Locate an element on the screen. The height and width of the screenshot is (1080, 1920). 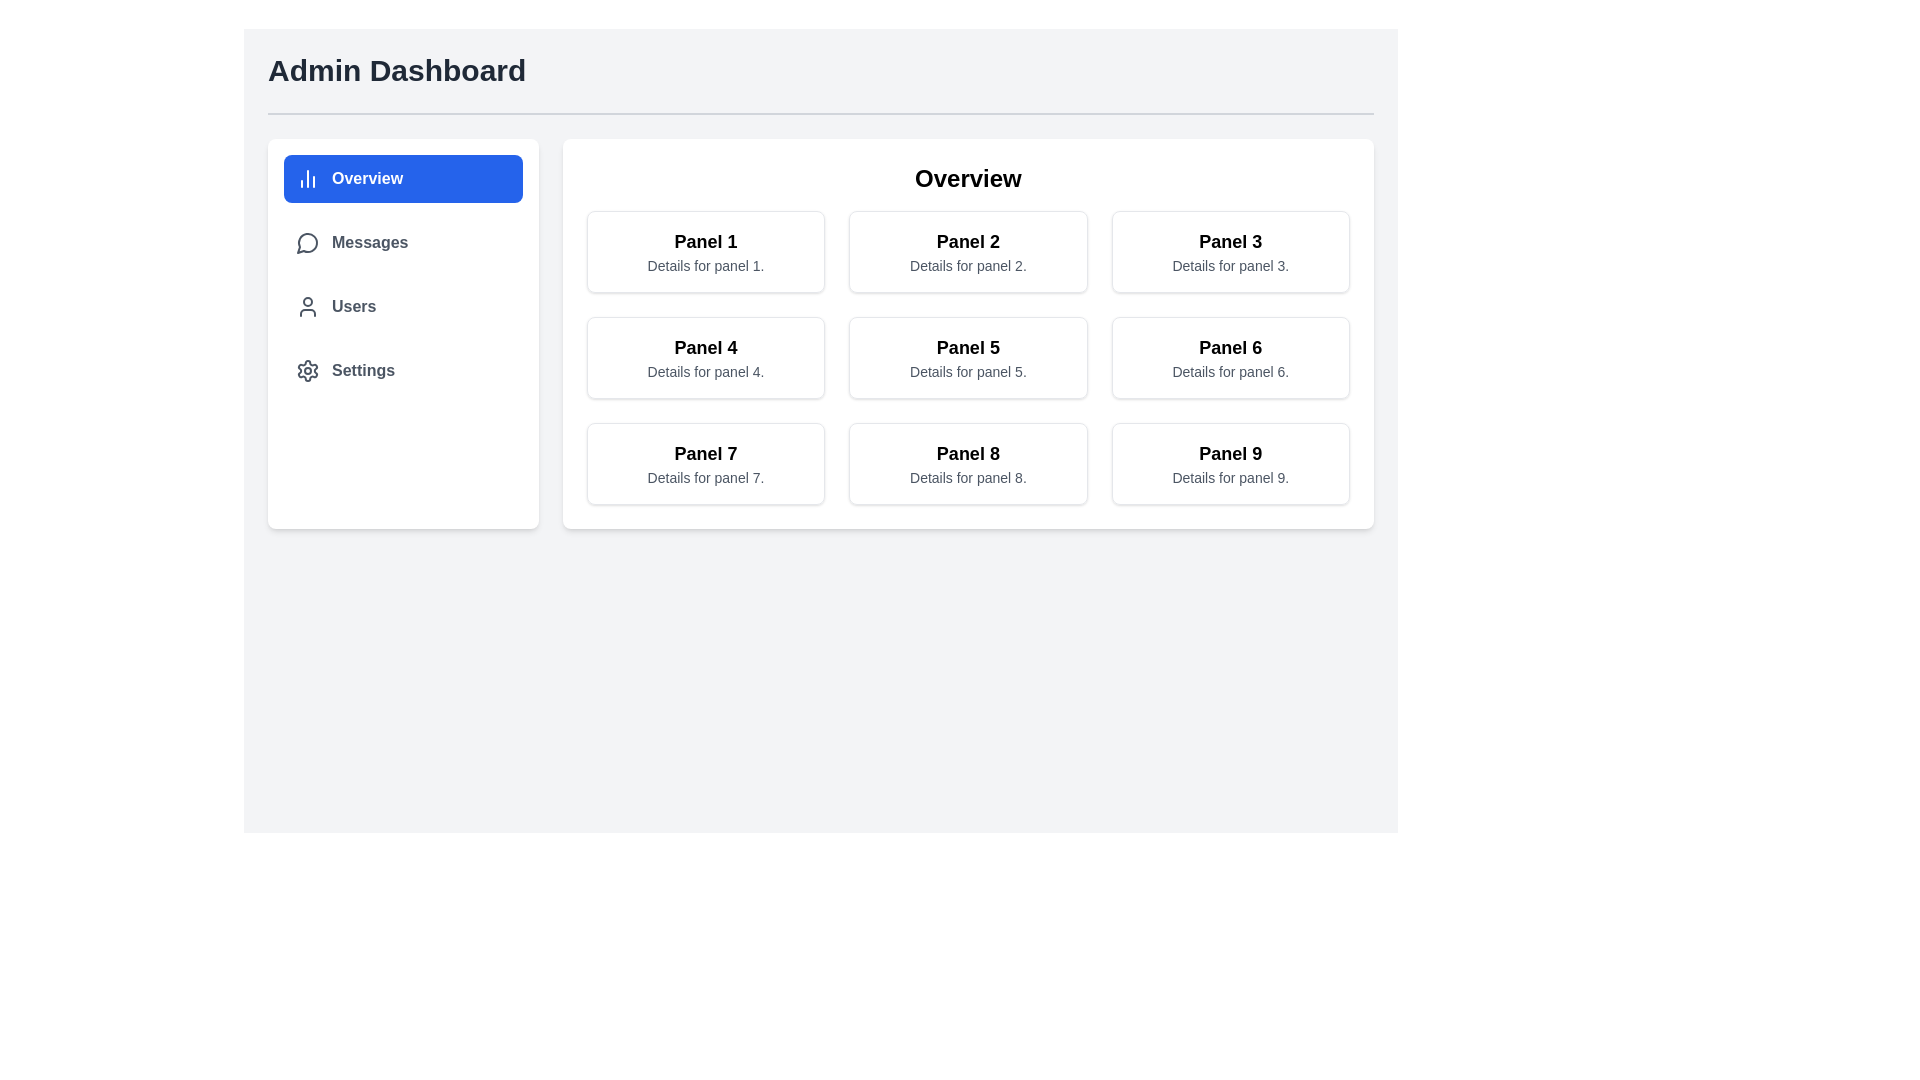
the text label that serves as the title or heading for its respective panel, positioned at the top-left corner of the rectangular panel is located at coordinates (705, 241).